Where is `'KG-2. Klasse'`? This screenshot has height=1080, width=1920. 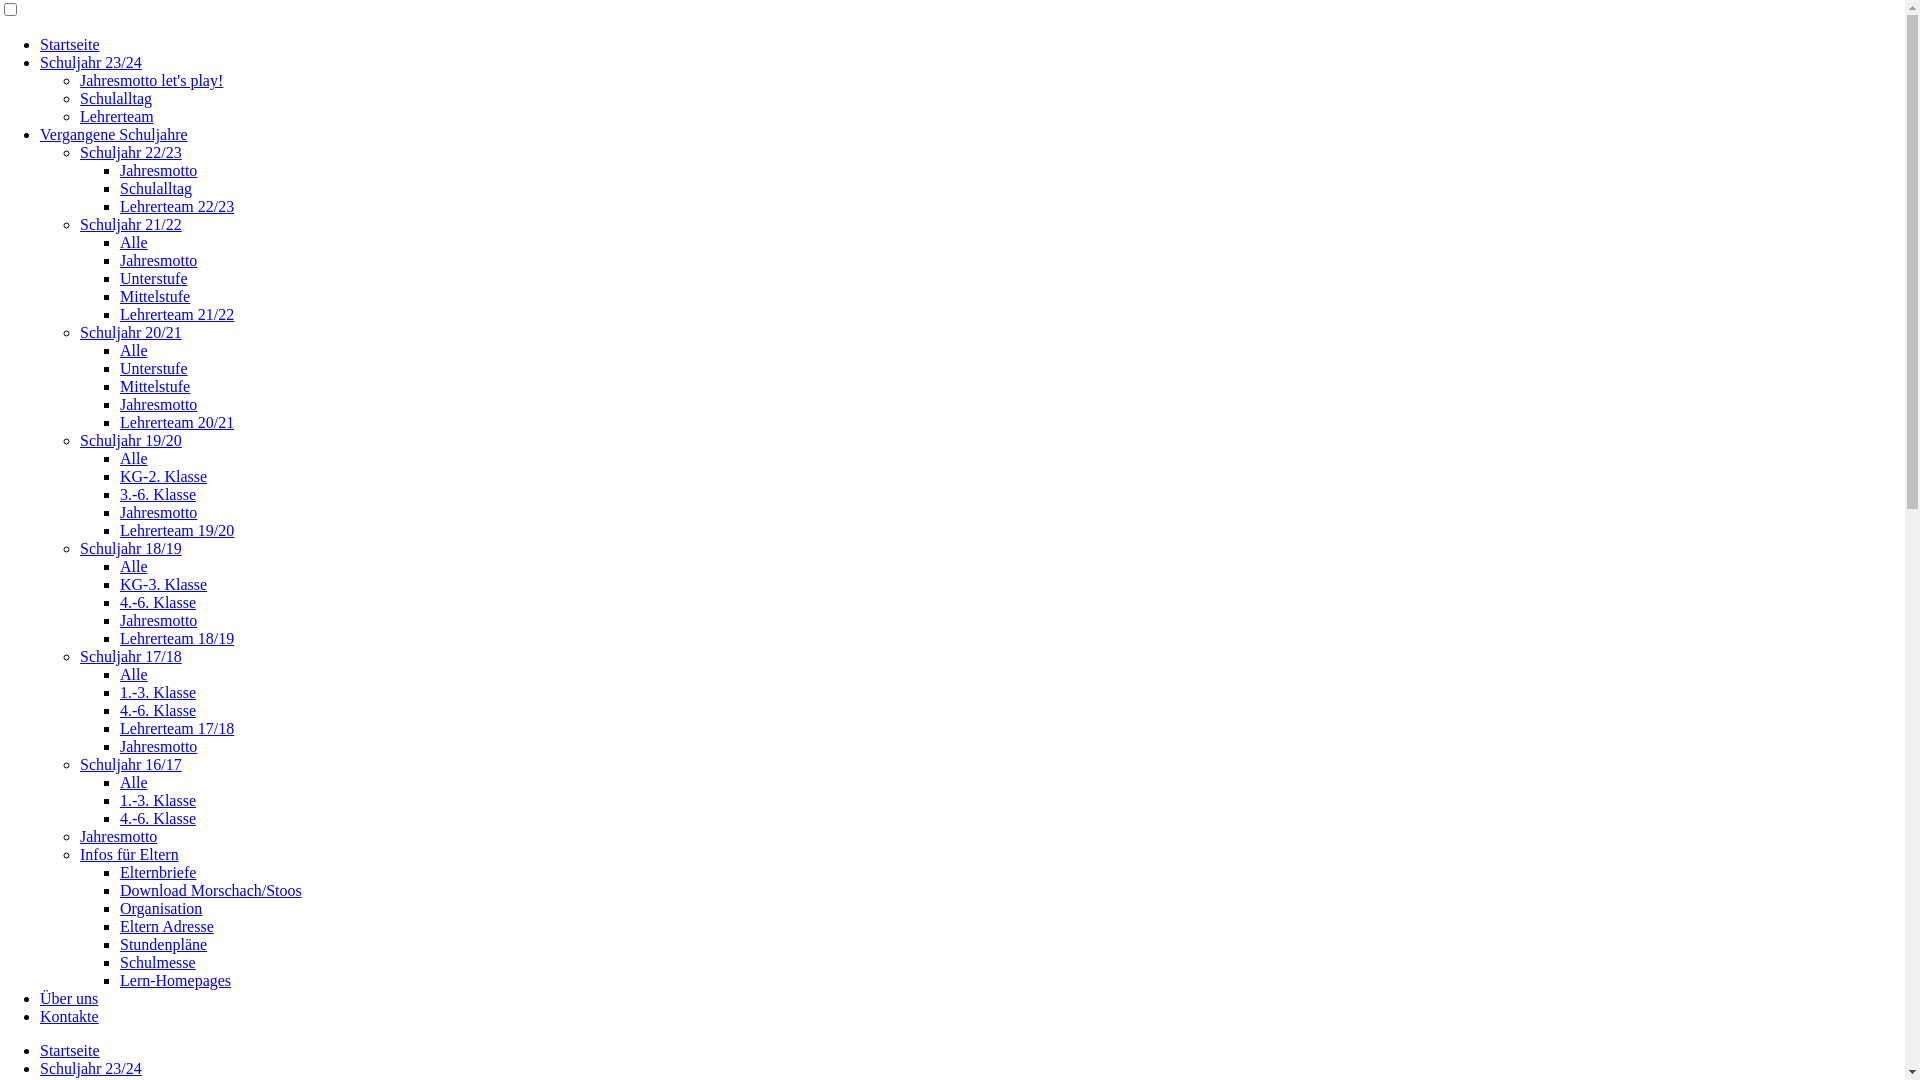
'KG-2. Klasse' is located at coordinates (119, 476).